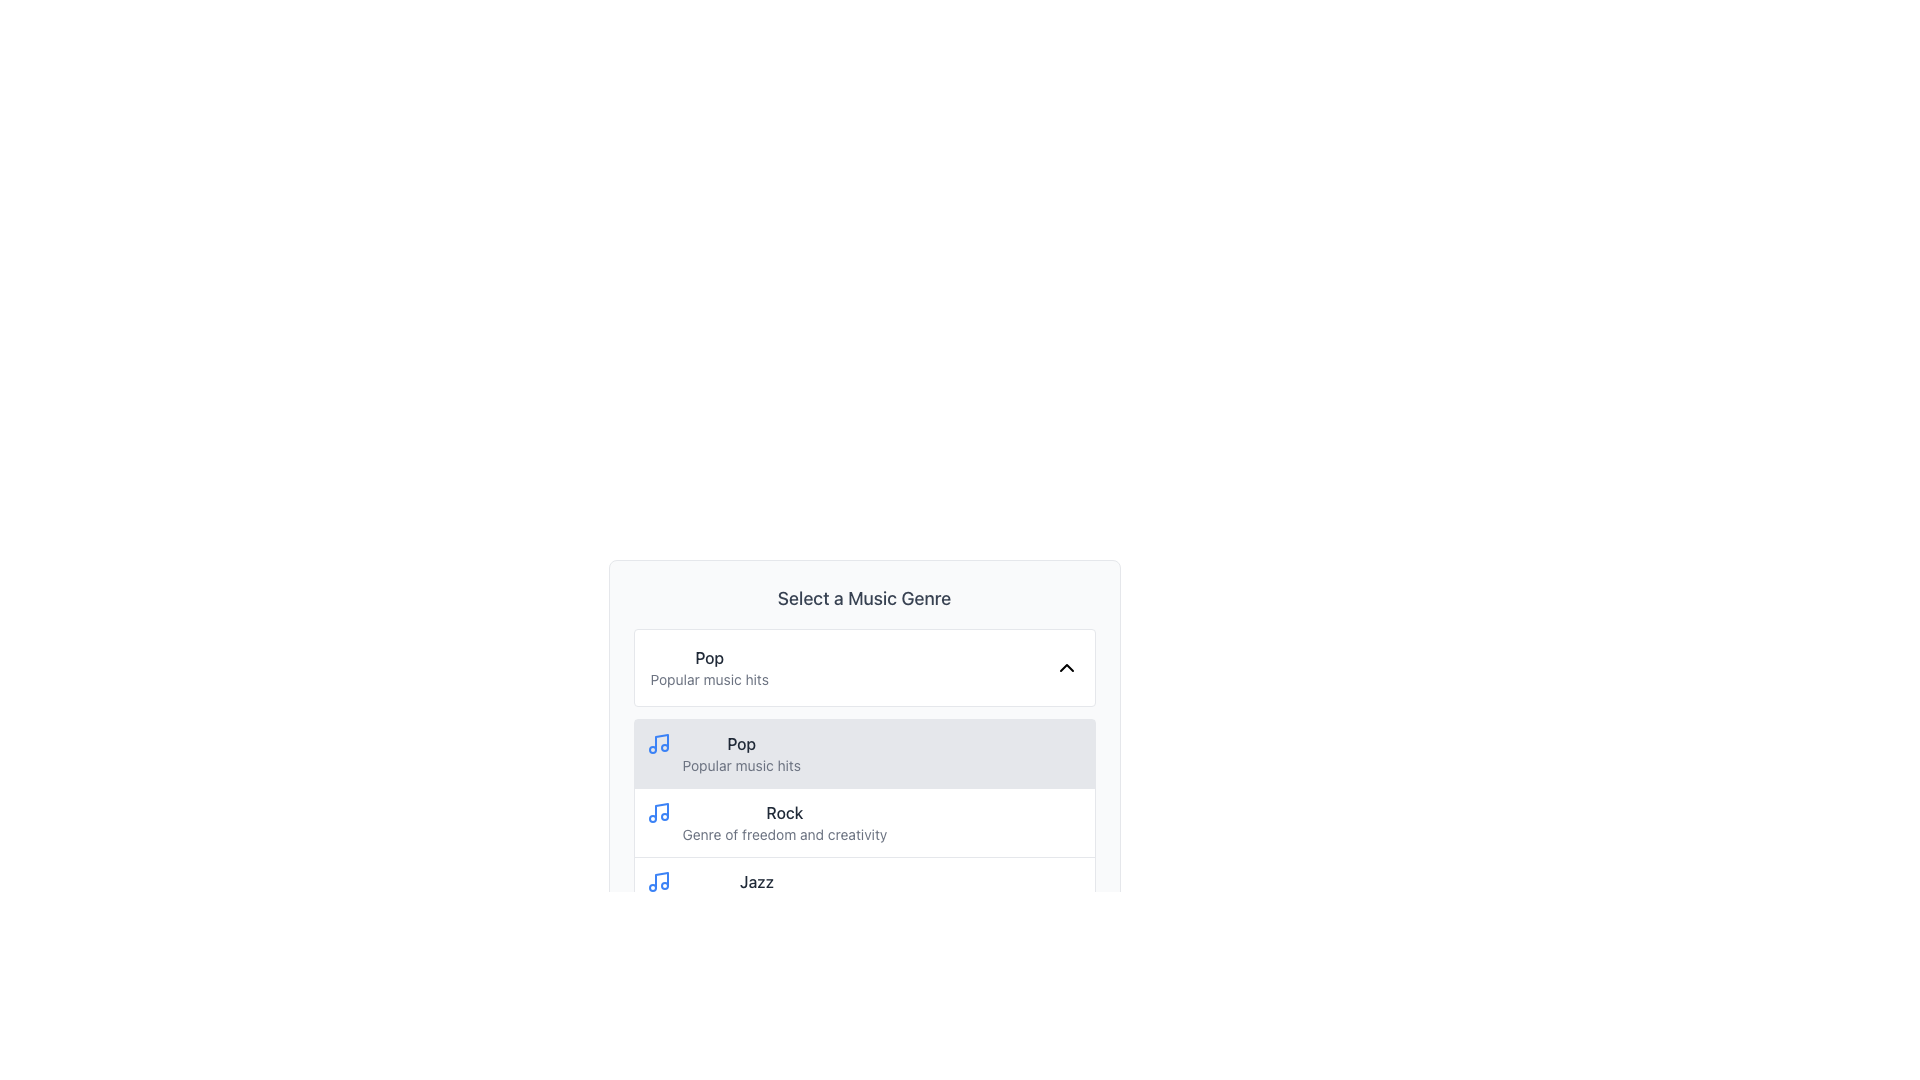 The image size is (1920, 1080). Describe the element at coordinates (864, 856) in the screenshot. I see `the second item in the 'Select a Music Genre' dropdown list` at that location.